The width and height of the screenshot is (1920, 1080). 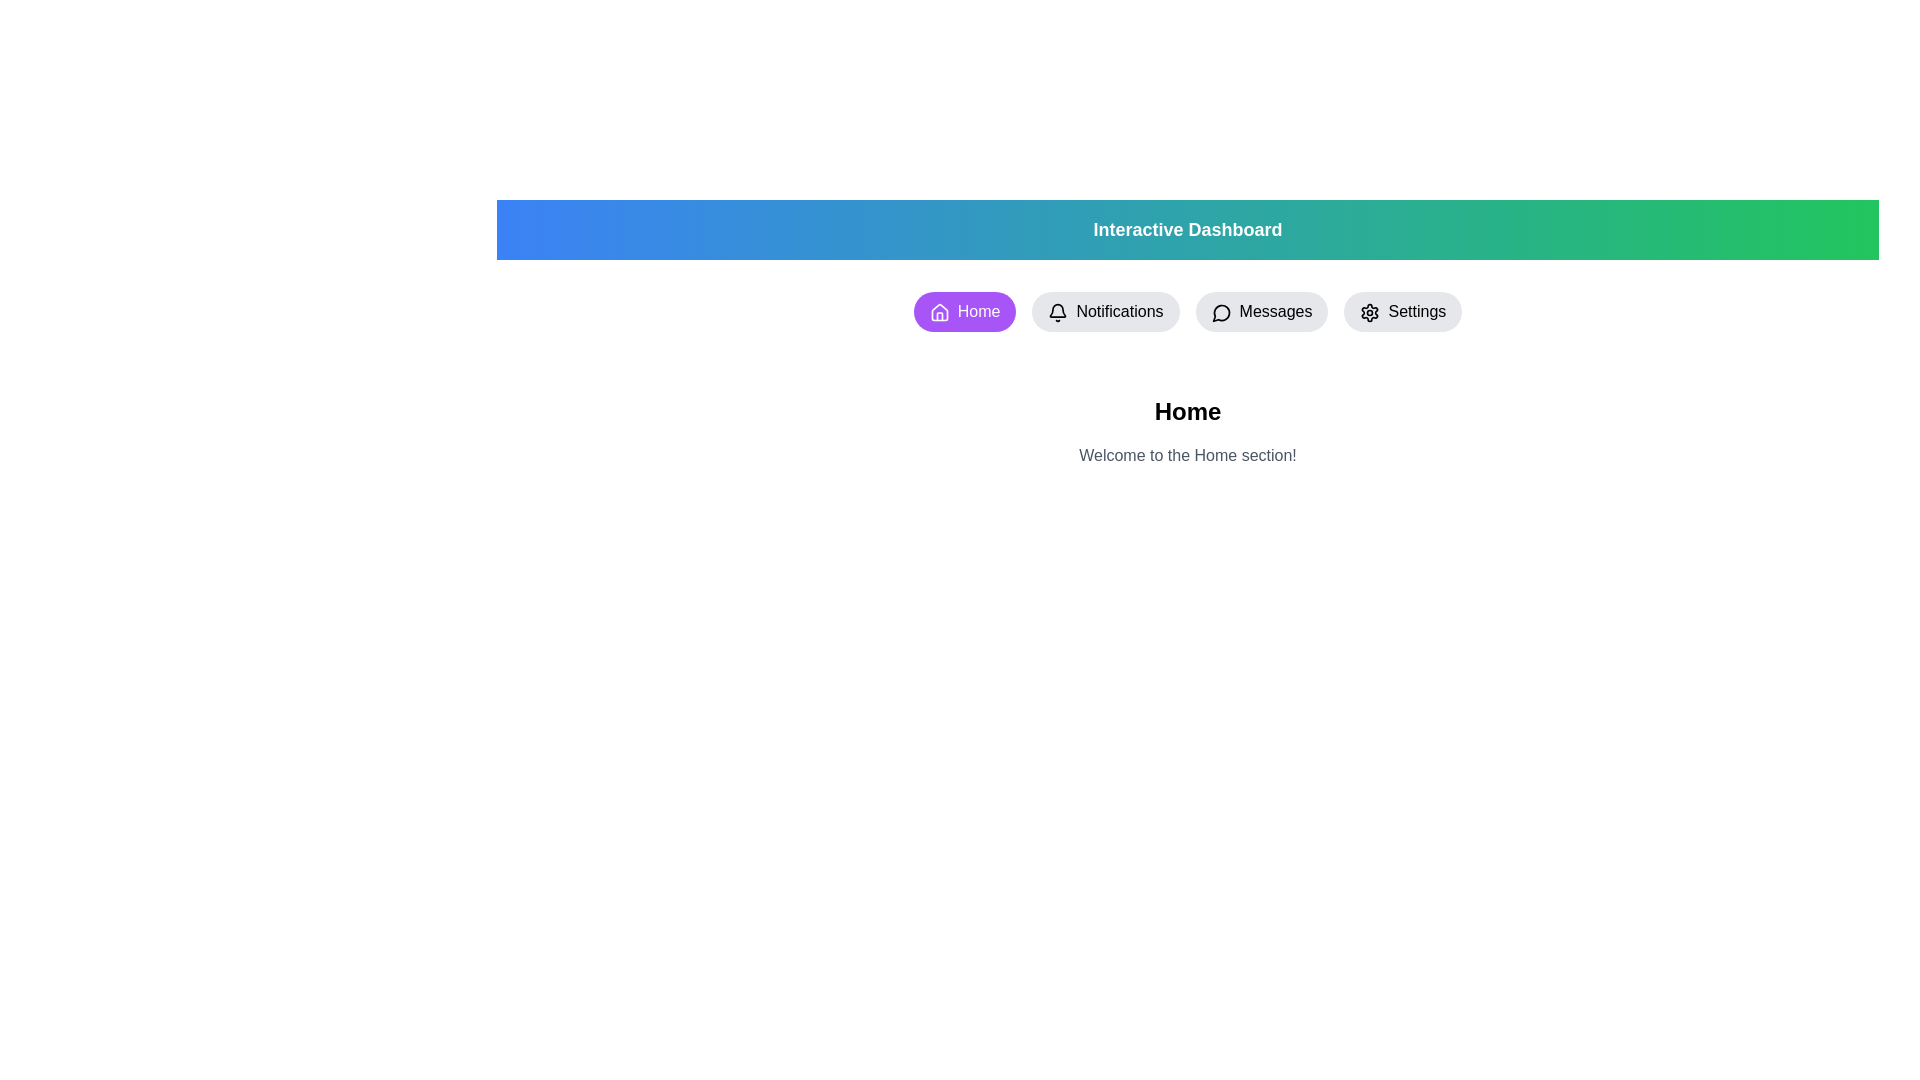 What do you see at coordinates (964, 312) in the screenshot?
I see `the tab labeled Home to view its content` at bounding box center [964, 312].